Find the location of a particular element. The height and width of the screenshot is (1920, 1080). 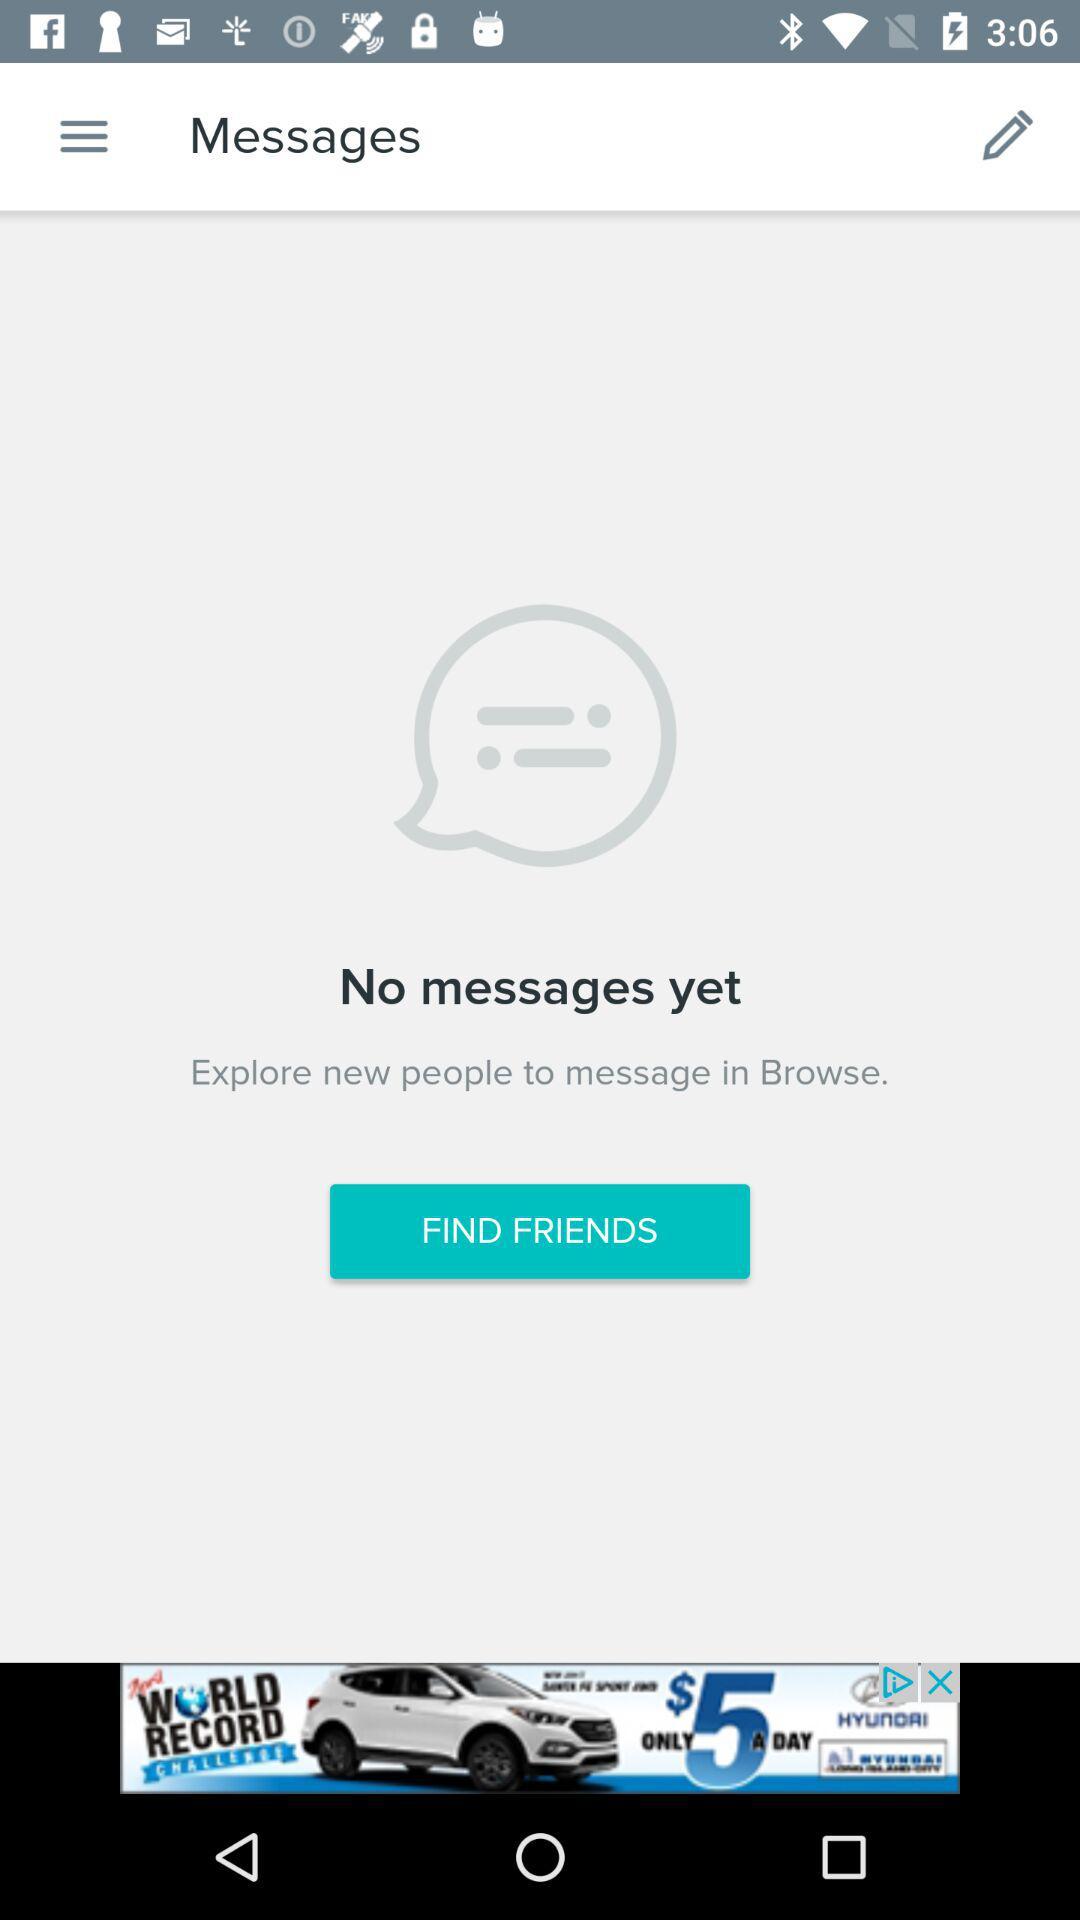

showing advertisements is located at coordinates (540, 1727).